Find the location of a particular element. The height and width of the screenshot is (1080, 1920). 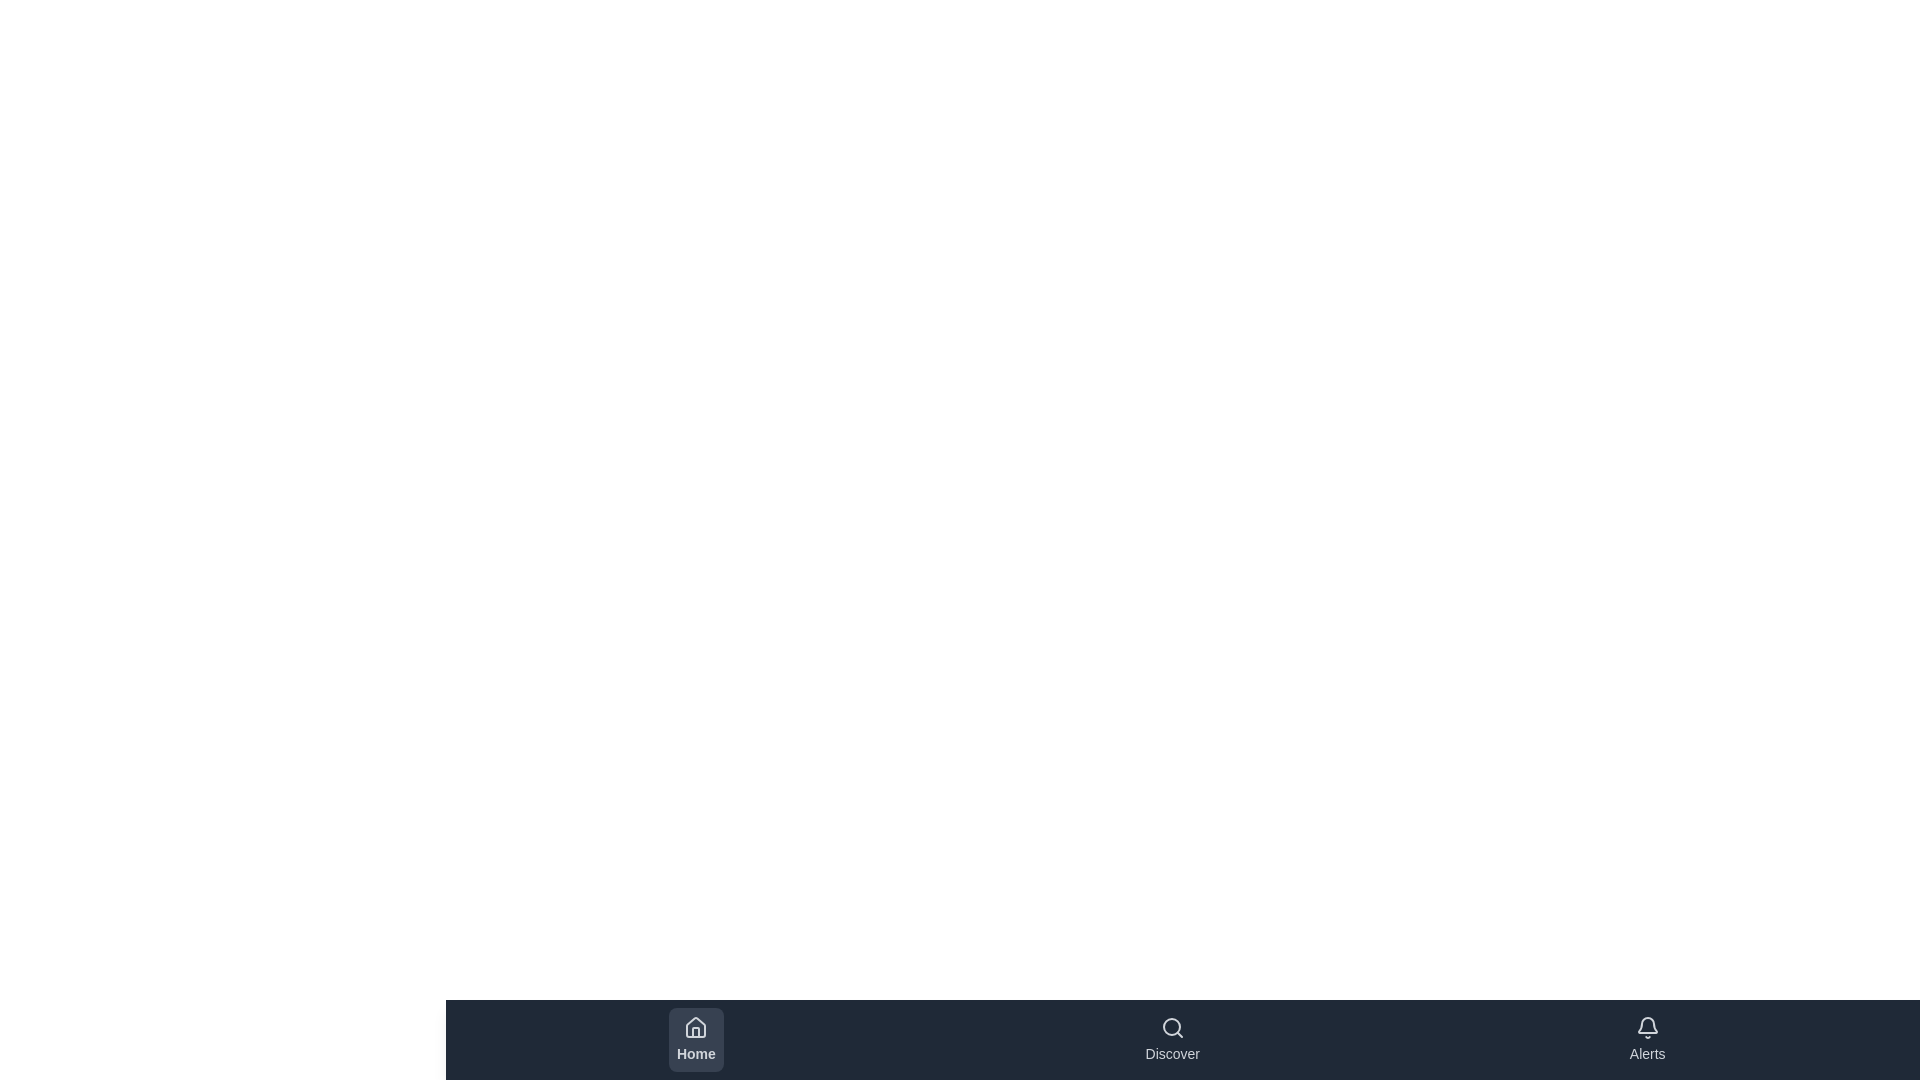

the button labeled Home to inspect its visual design is located at coordinates (696, 1039).